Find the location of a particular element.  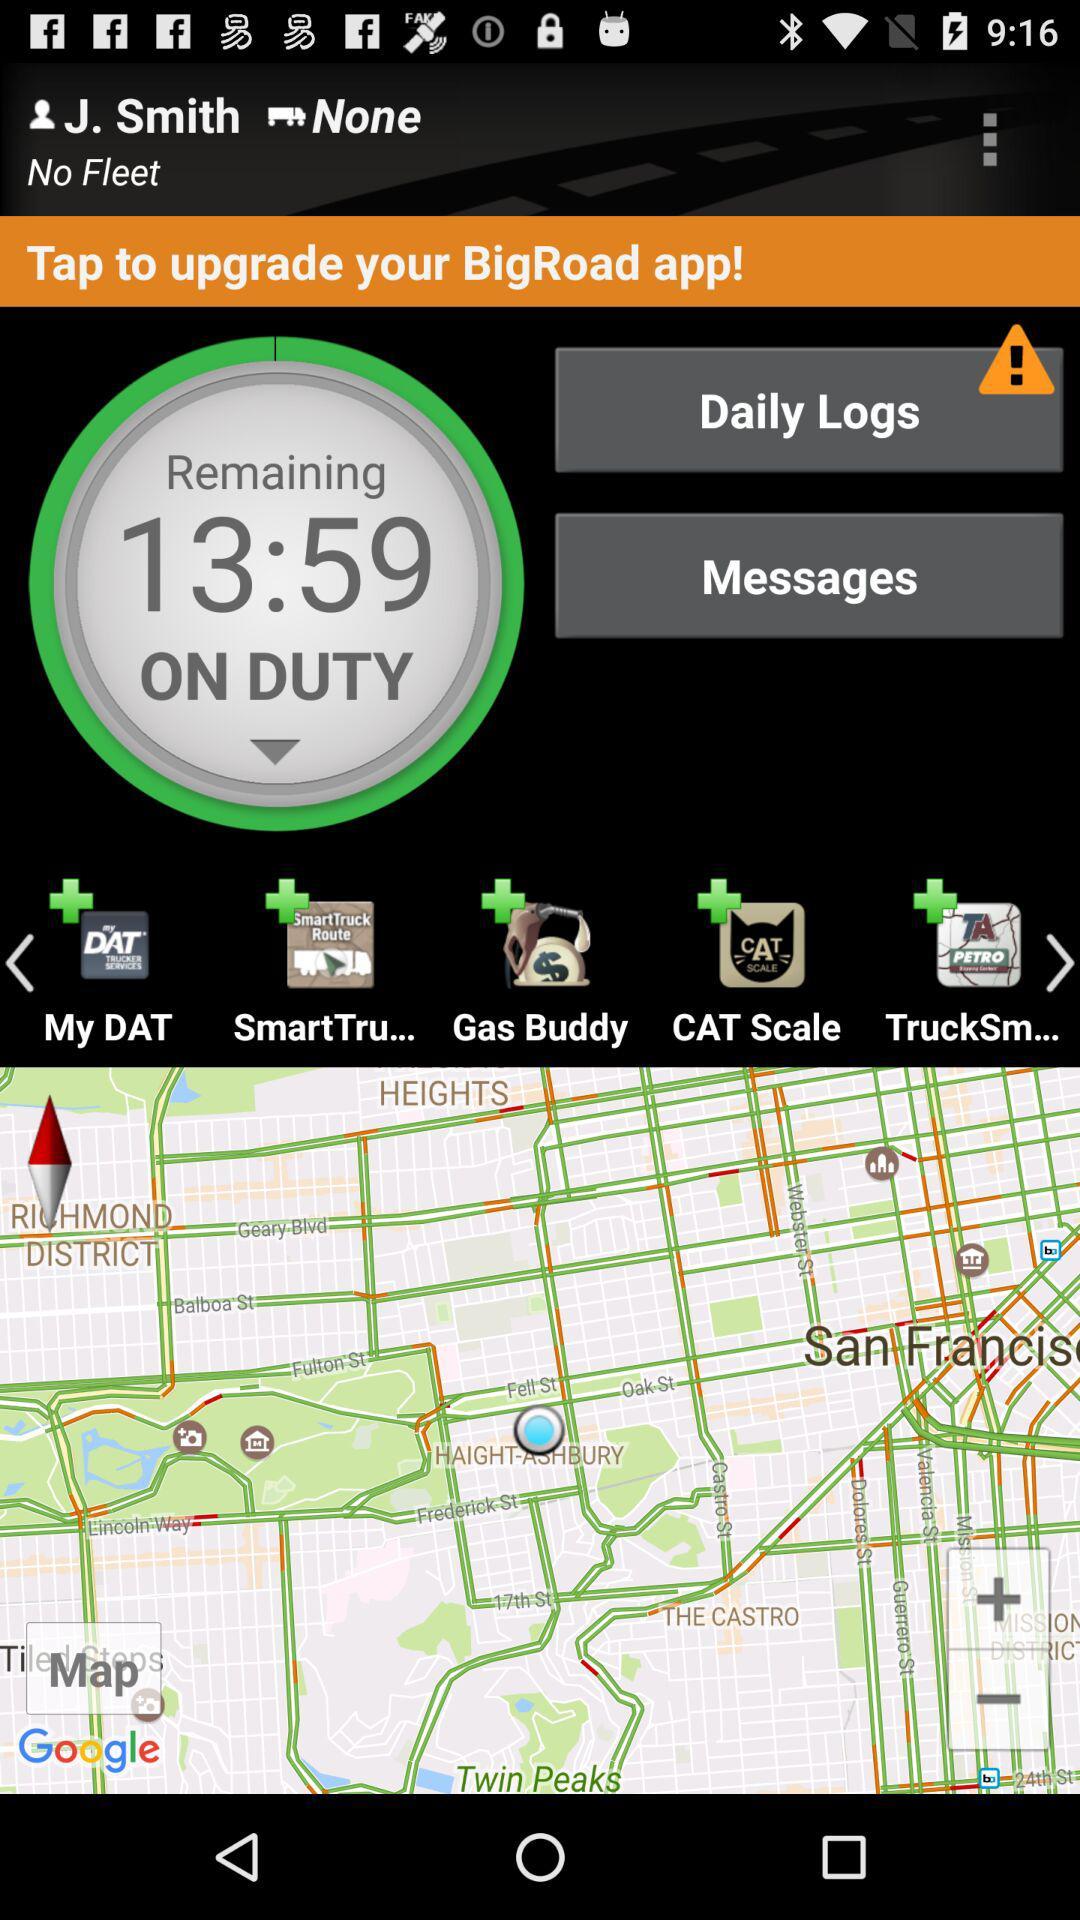

daily logs button is located at coordinates (808, 408).